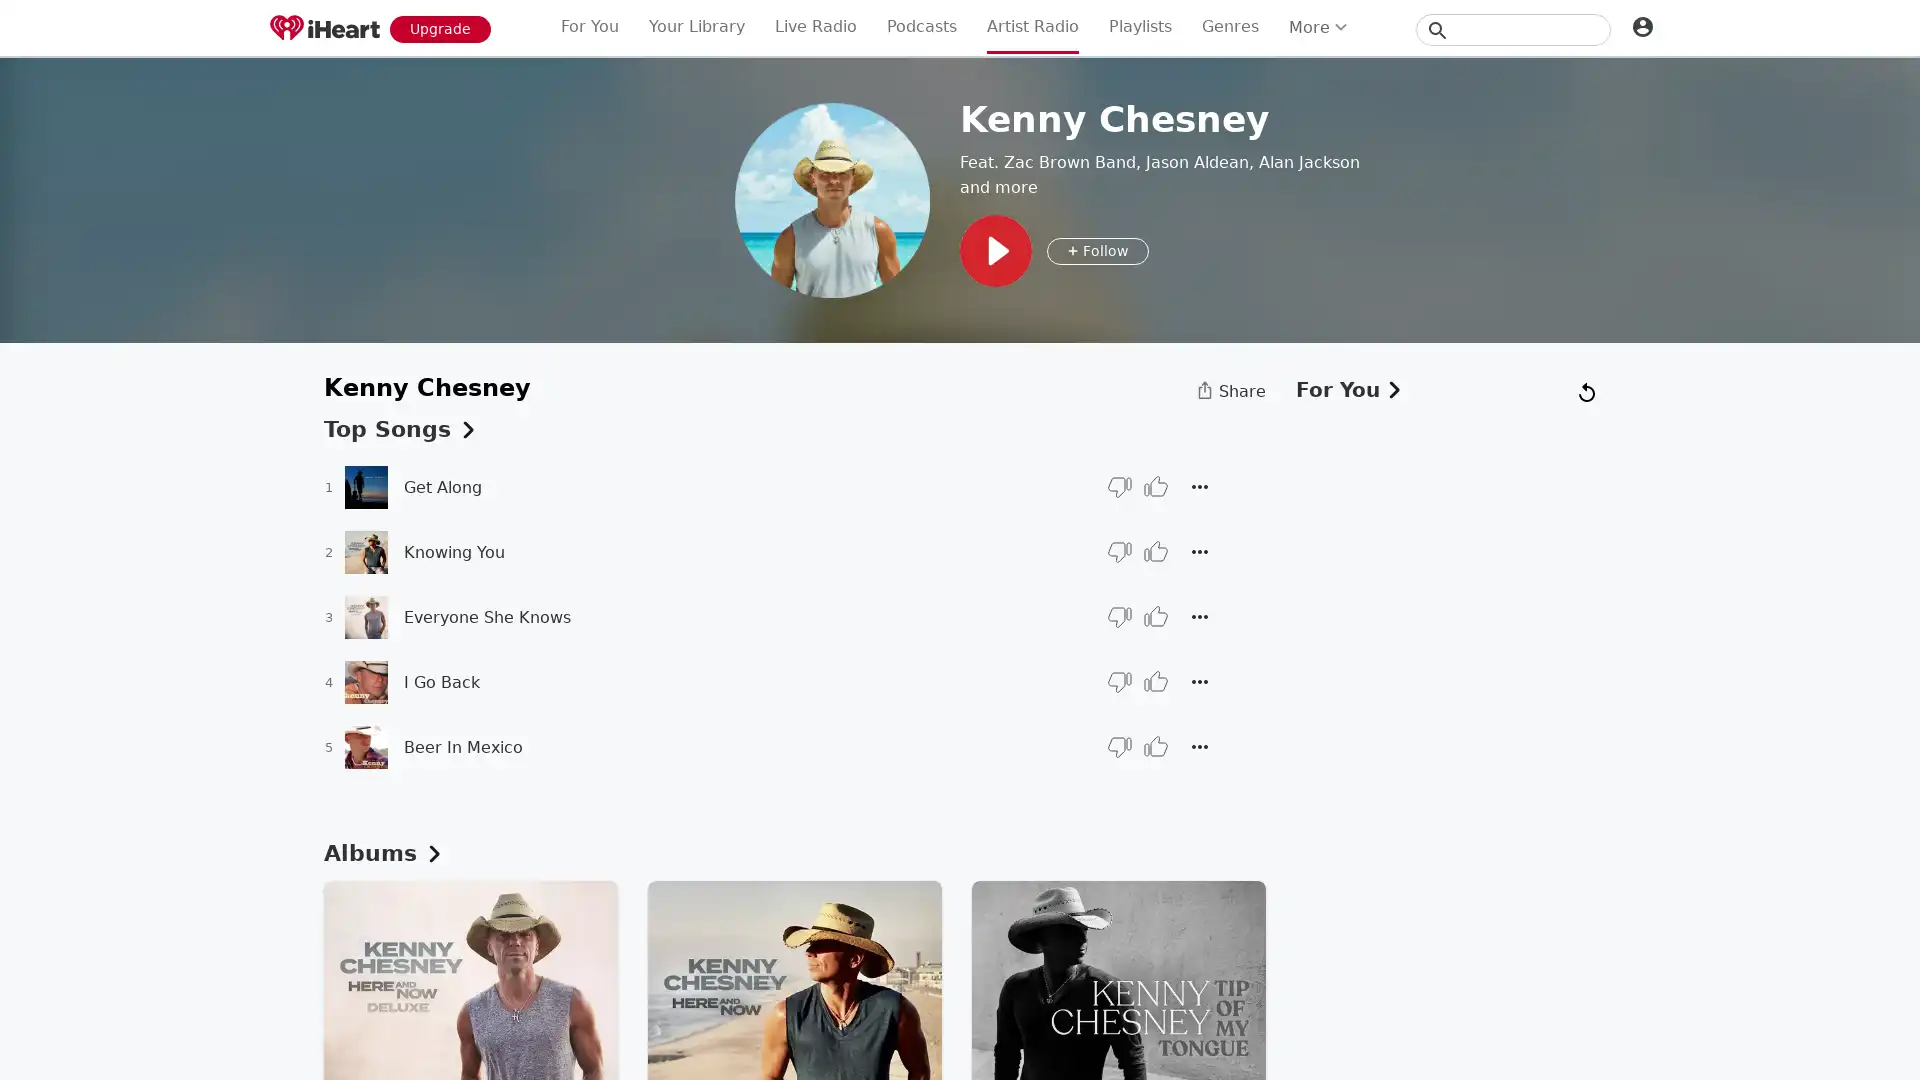 Image resolution: width=1920 pixels, height=1080 pixels. What do you see at coordinates (1118, 747) in the screenshot?
I see `Thumb Down` at bounding box center [1118, 747].